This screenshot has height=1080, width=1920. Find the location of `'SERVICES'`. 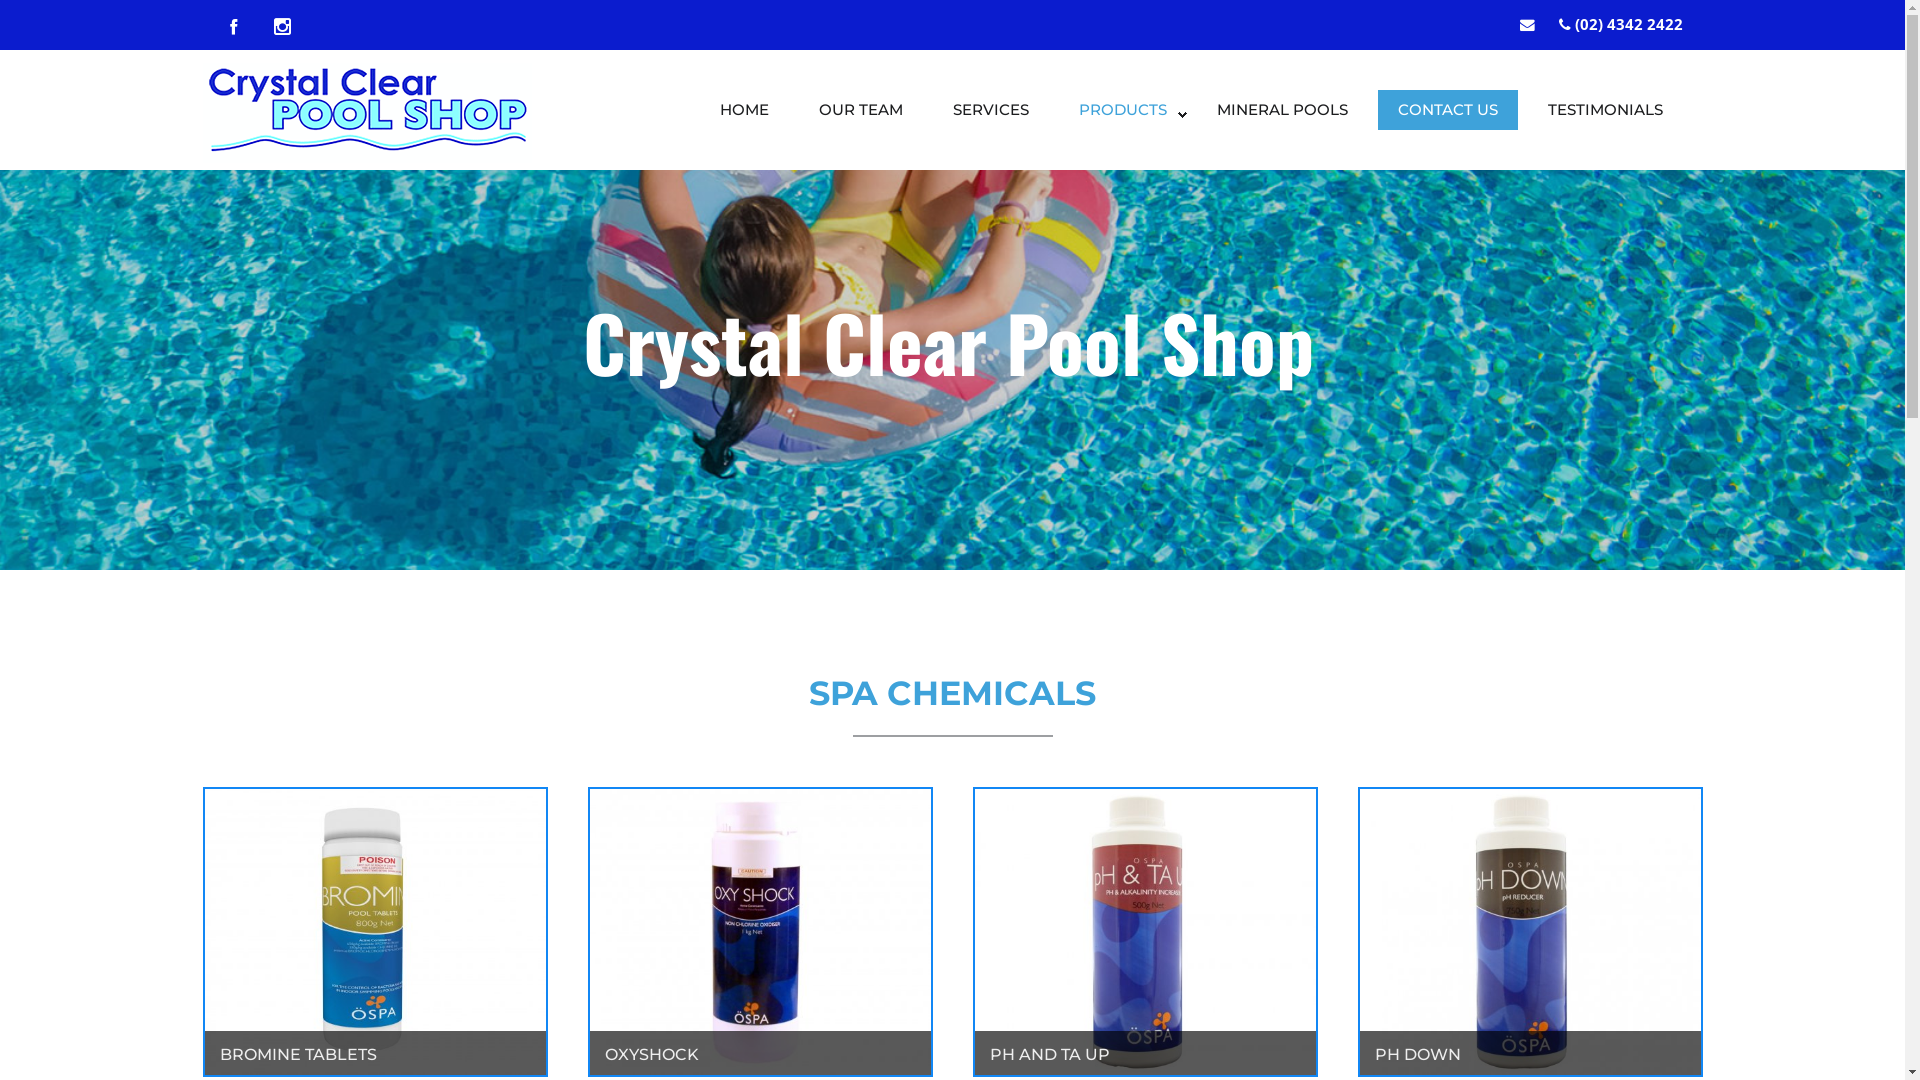

'SERVICES' is located at coordinates (989, 109).